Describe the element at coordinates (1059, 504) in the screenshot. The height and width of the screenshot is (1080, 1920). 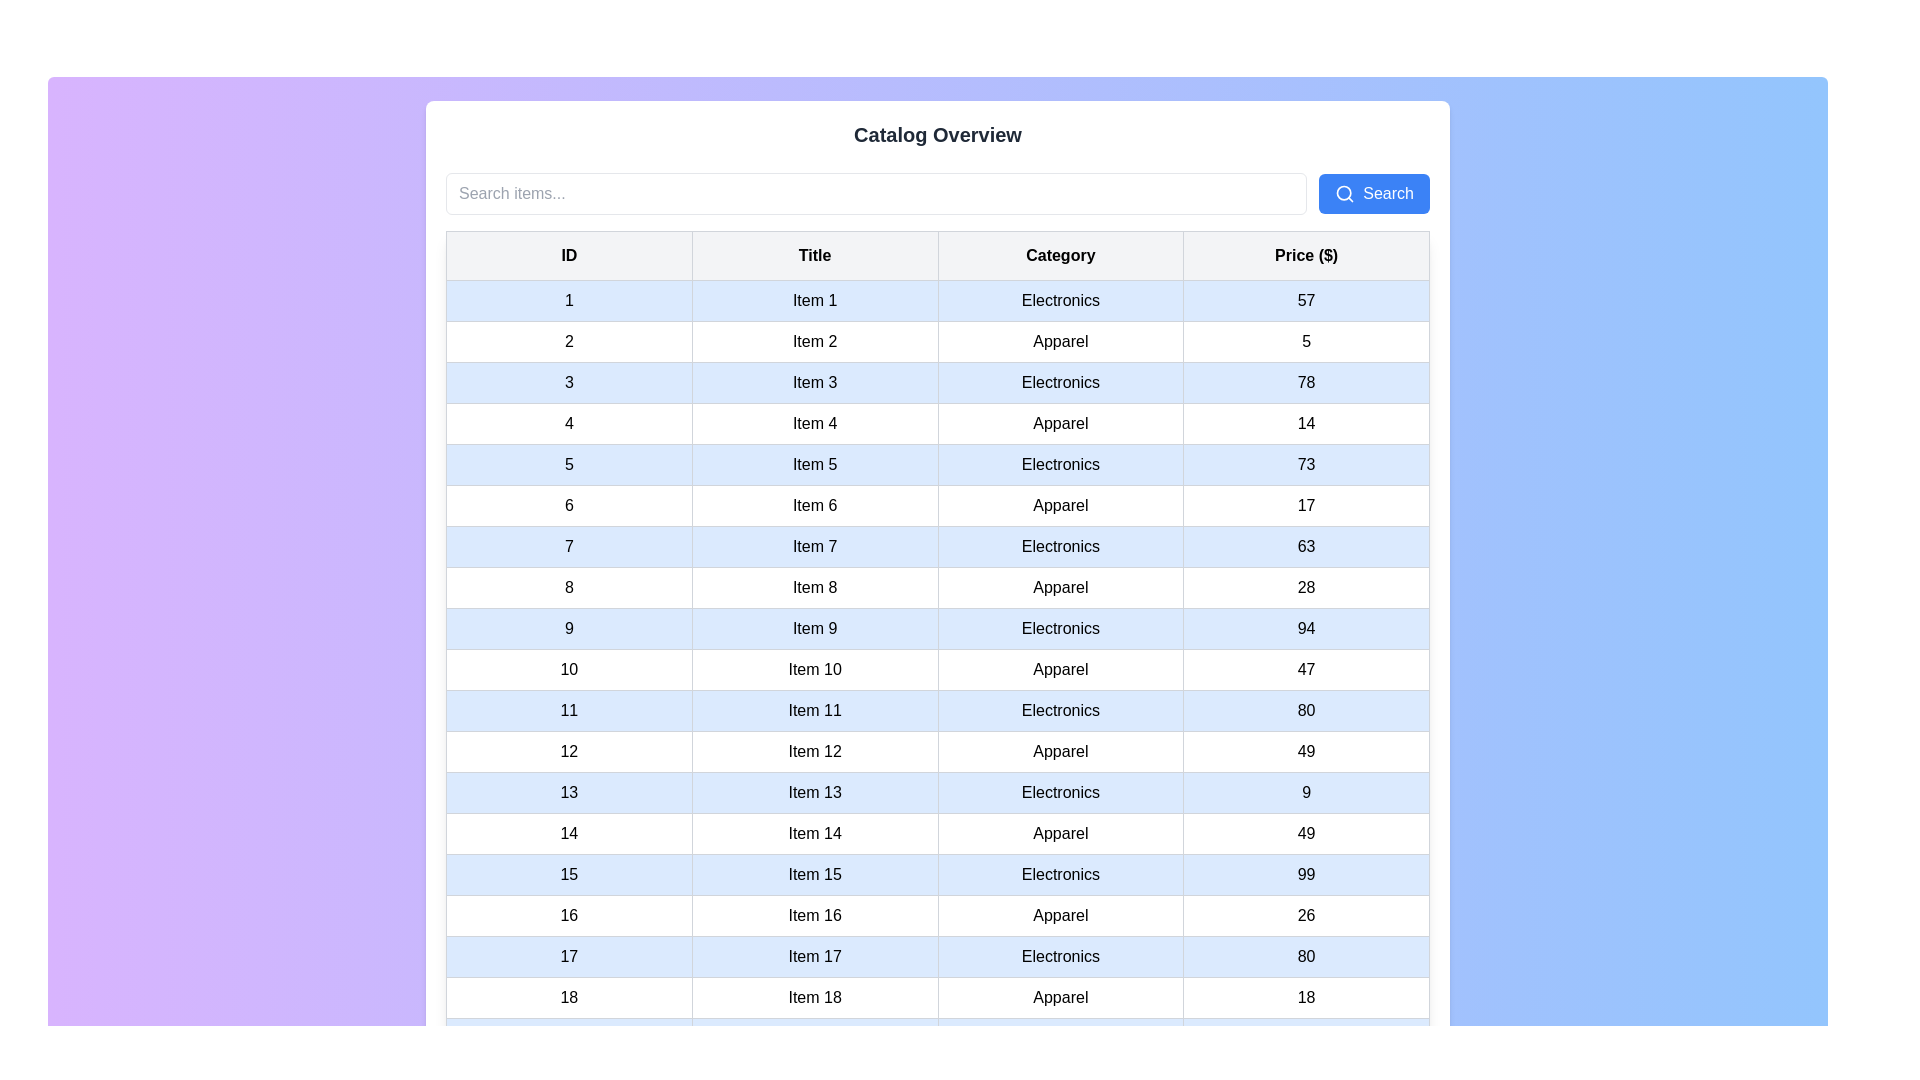
I see `text from the table cell displaying 'Apparel' located in the 'Category' column for 'Item 6'` at that location.